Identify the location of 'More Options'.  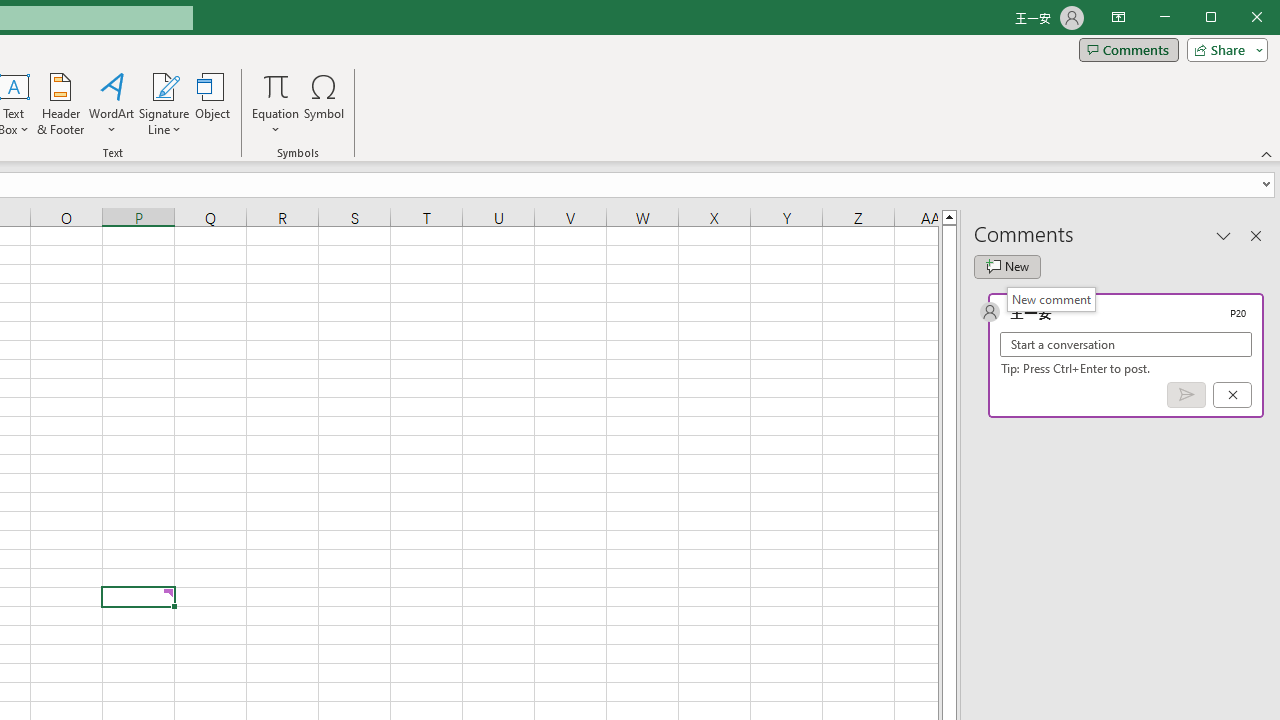
(274, 123).